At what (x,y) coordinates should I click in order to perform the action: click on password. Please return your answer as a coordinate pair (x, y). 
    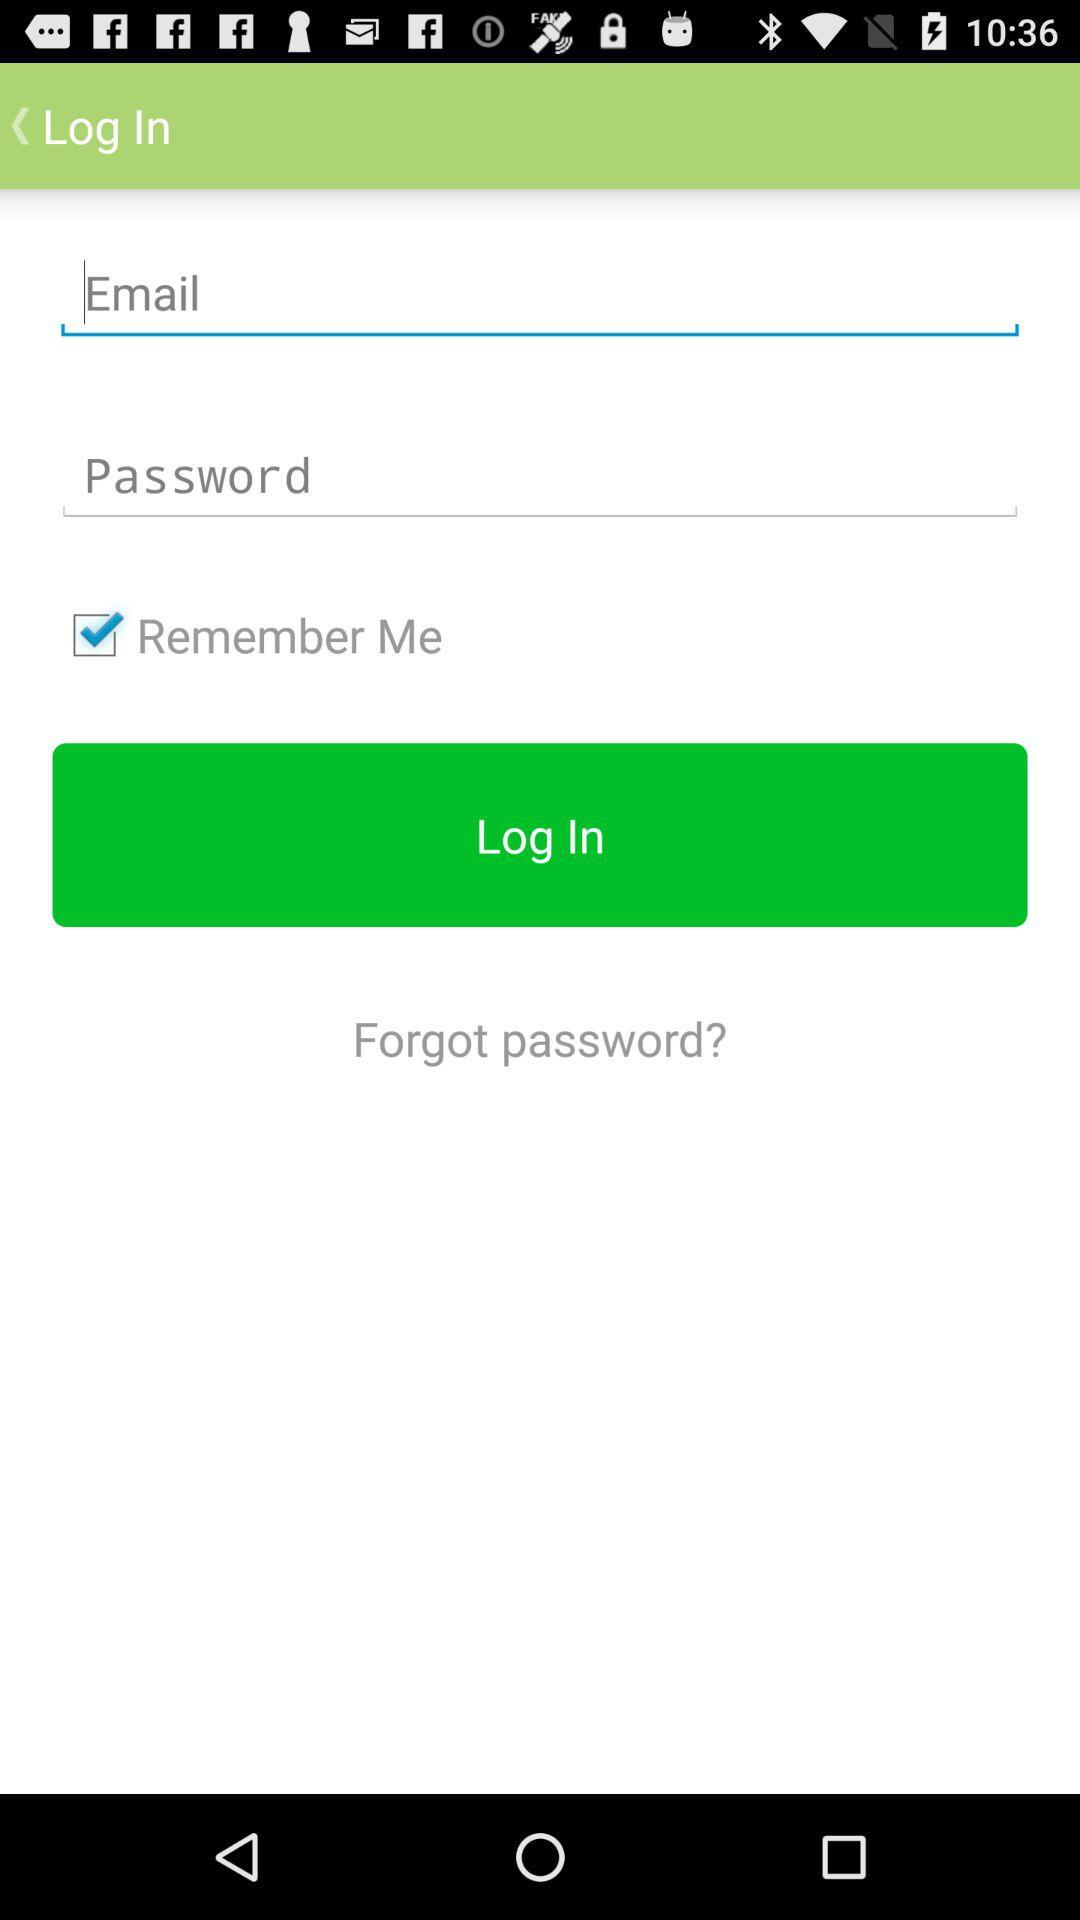
    Looking at the image, I should click on (540, 474).